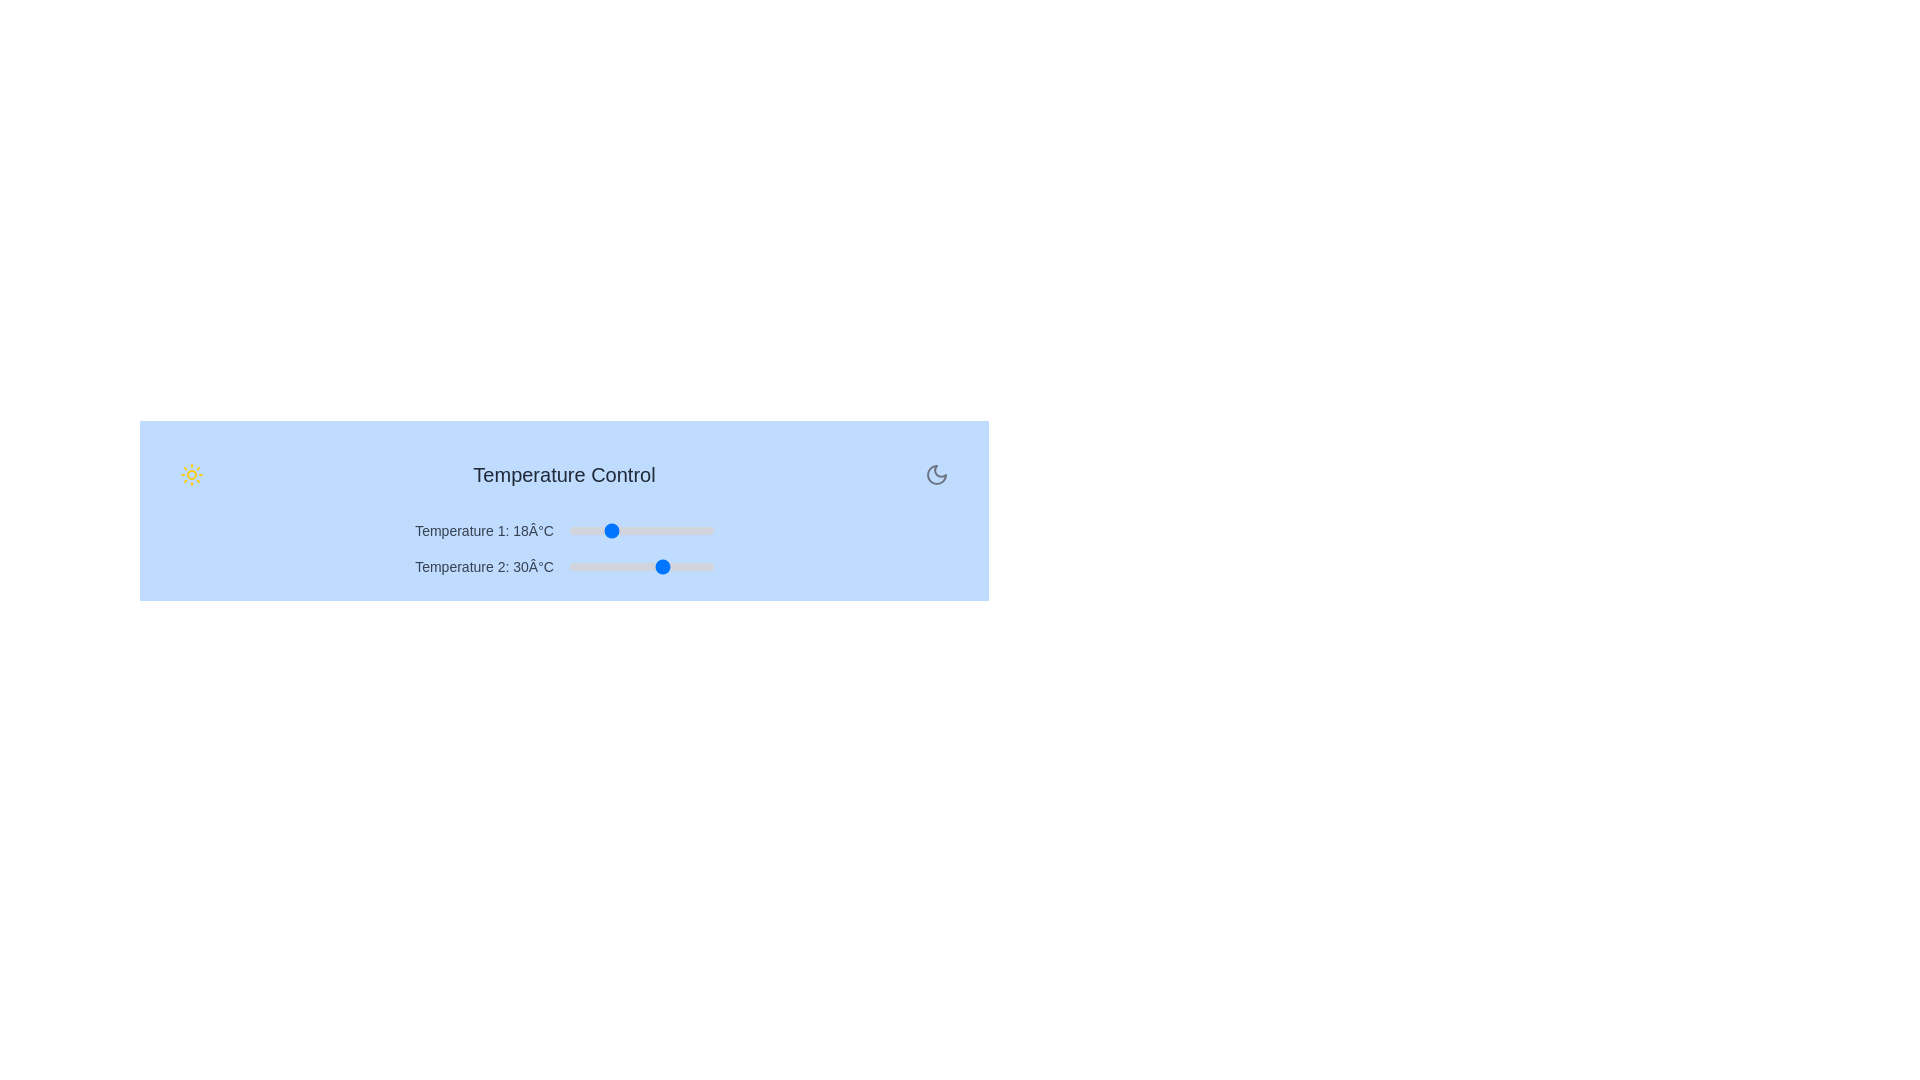 The height and width of the screenshot is (1080, 1920). What do you see at coordinates (636, 567) in the screenshot?
I see `the temperature slider` at bounding box center [636, 567].